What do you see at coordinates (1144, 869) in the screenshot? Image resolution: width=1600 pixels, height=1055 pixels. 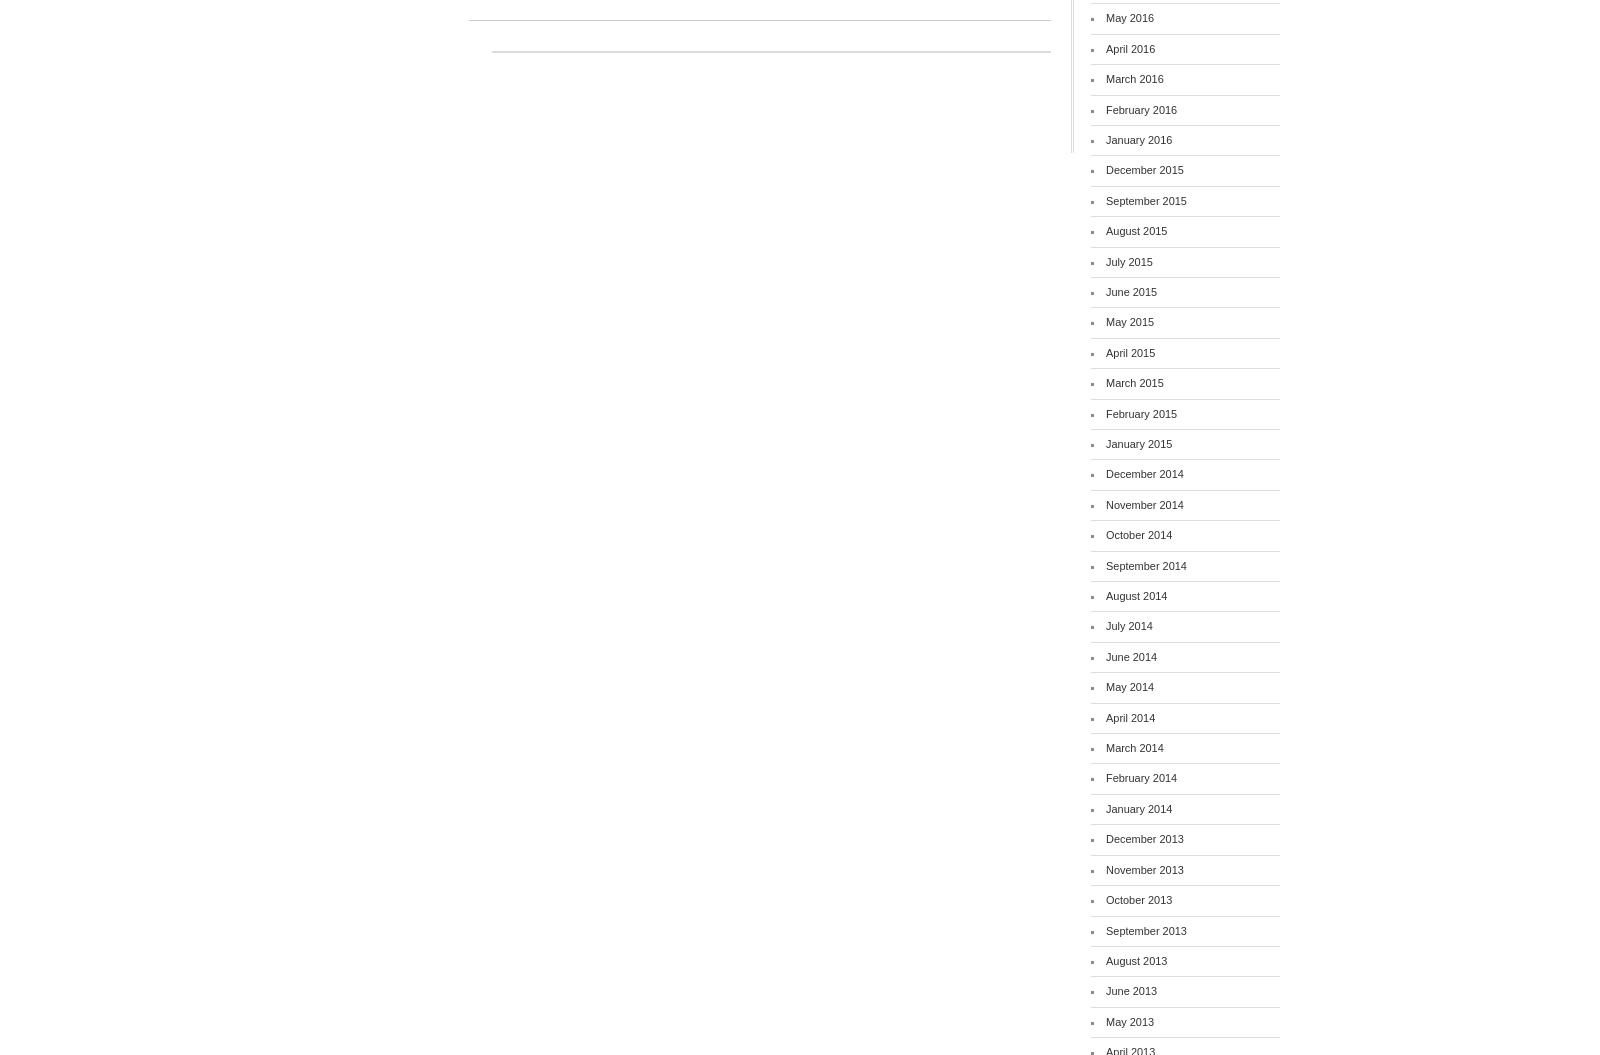 I see `'November 2013'` at bounding box center [1144, 869].